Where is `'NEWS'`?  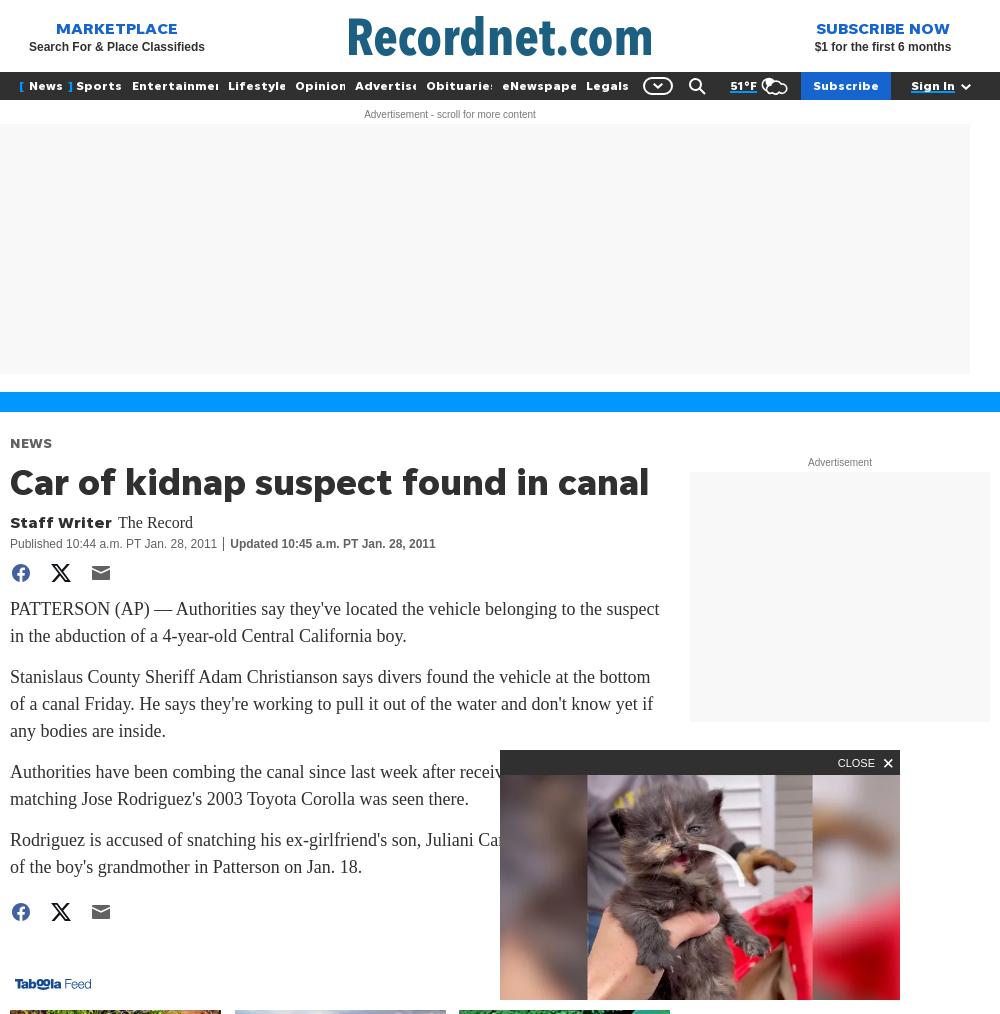
'NEWS' is located at coordinates (31, 442).